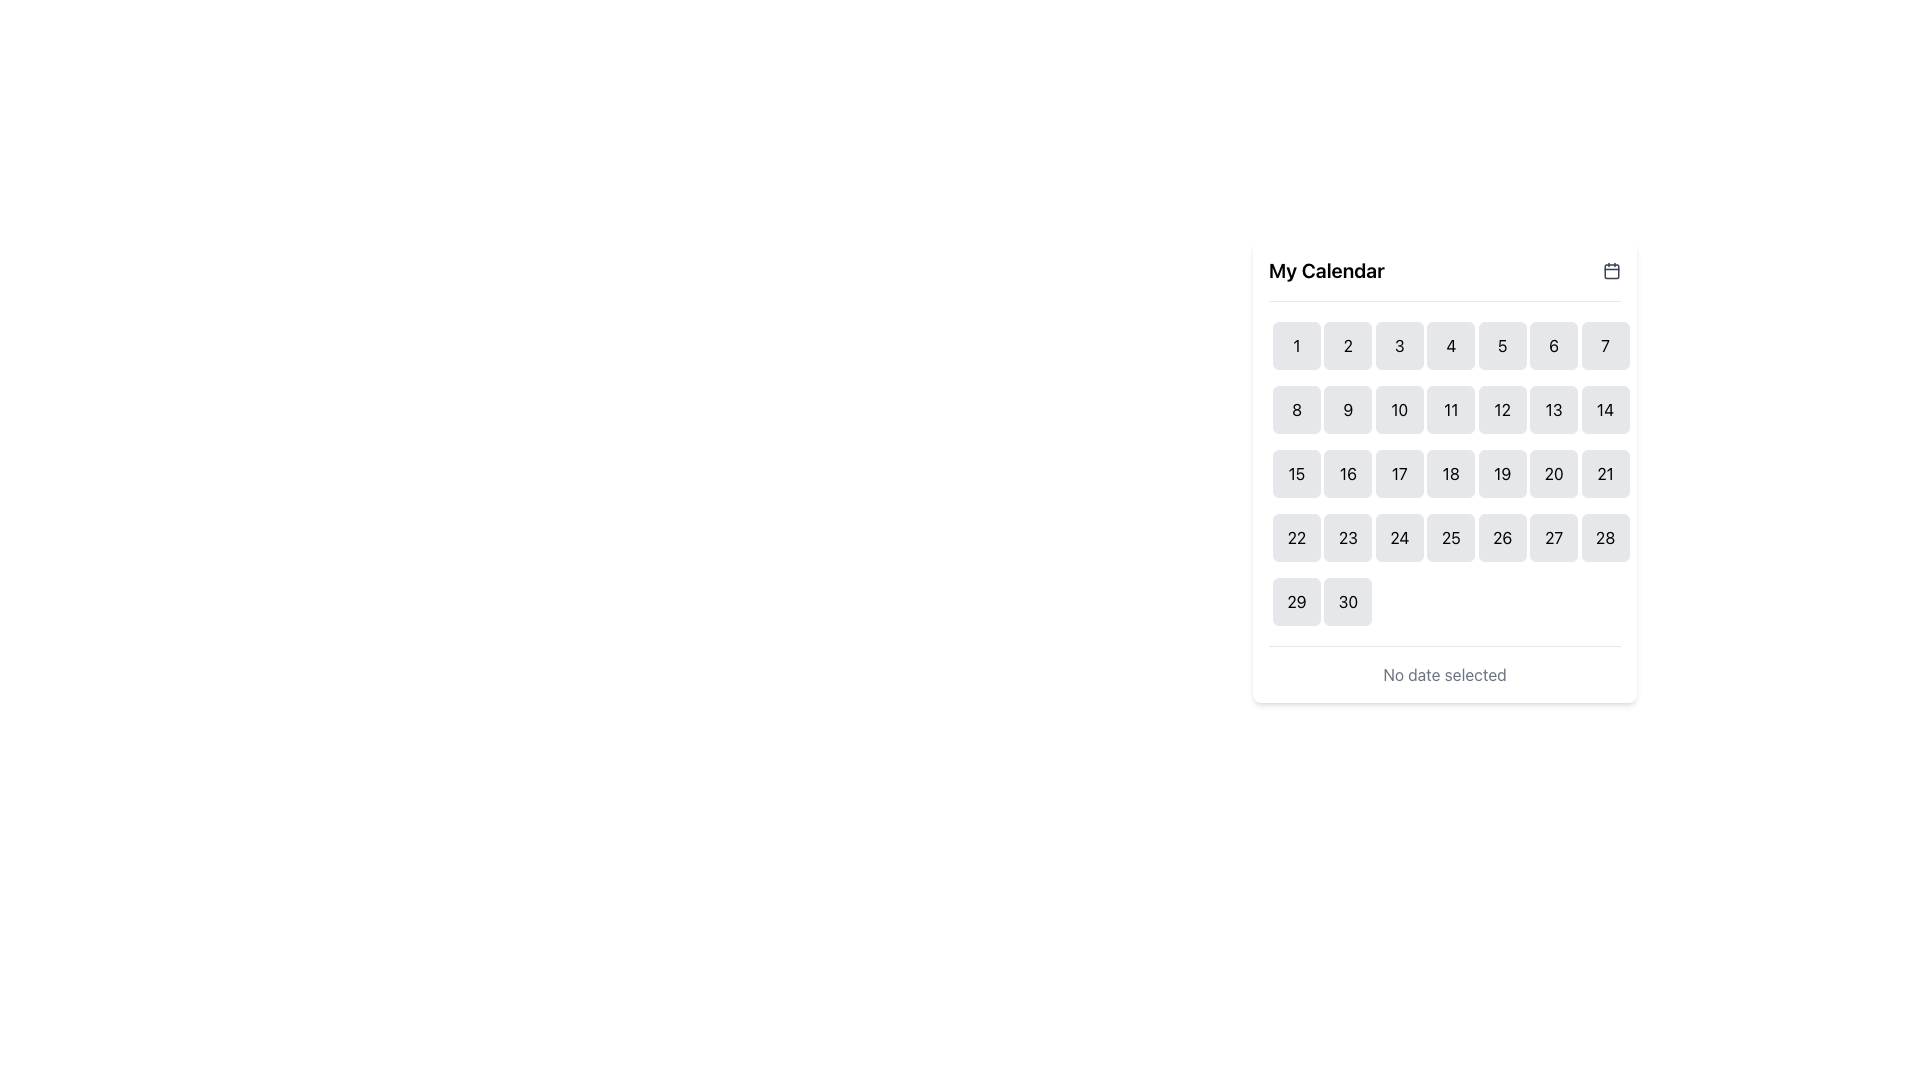 Image resolution: width=1920 pixels, height=1080 pixels. What do you see at coordinates (1444, 675) in the screenshot?
I see `the text label that displays a default message indicating no date has been selected, located directly below the calendar grid and centered within the calendar interface` at bounding box center [1444, 675].